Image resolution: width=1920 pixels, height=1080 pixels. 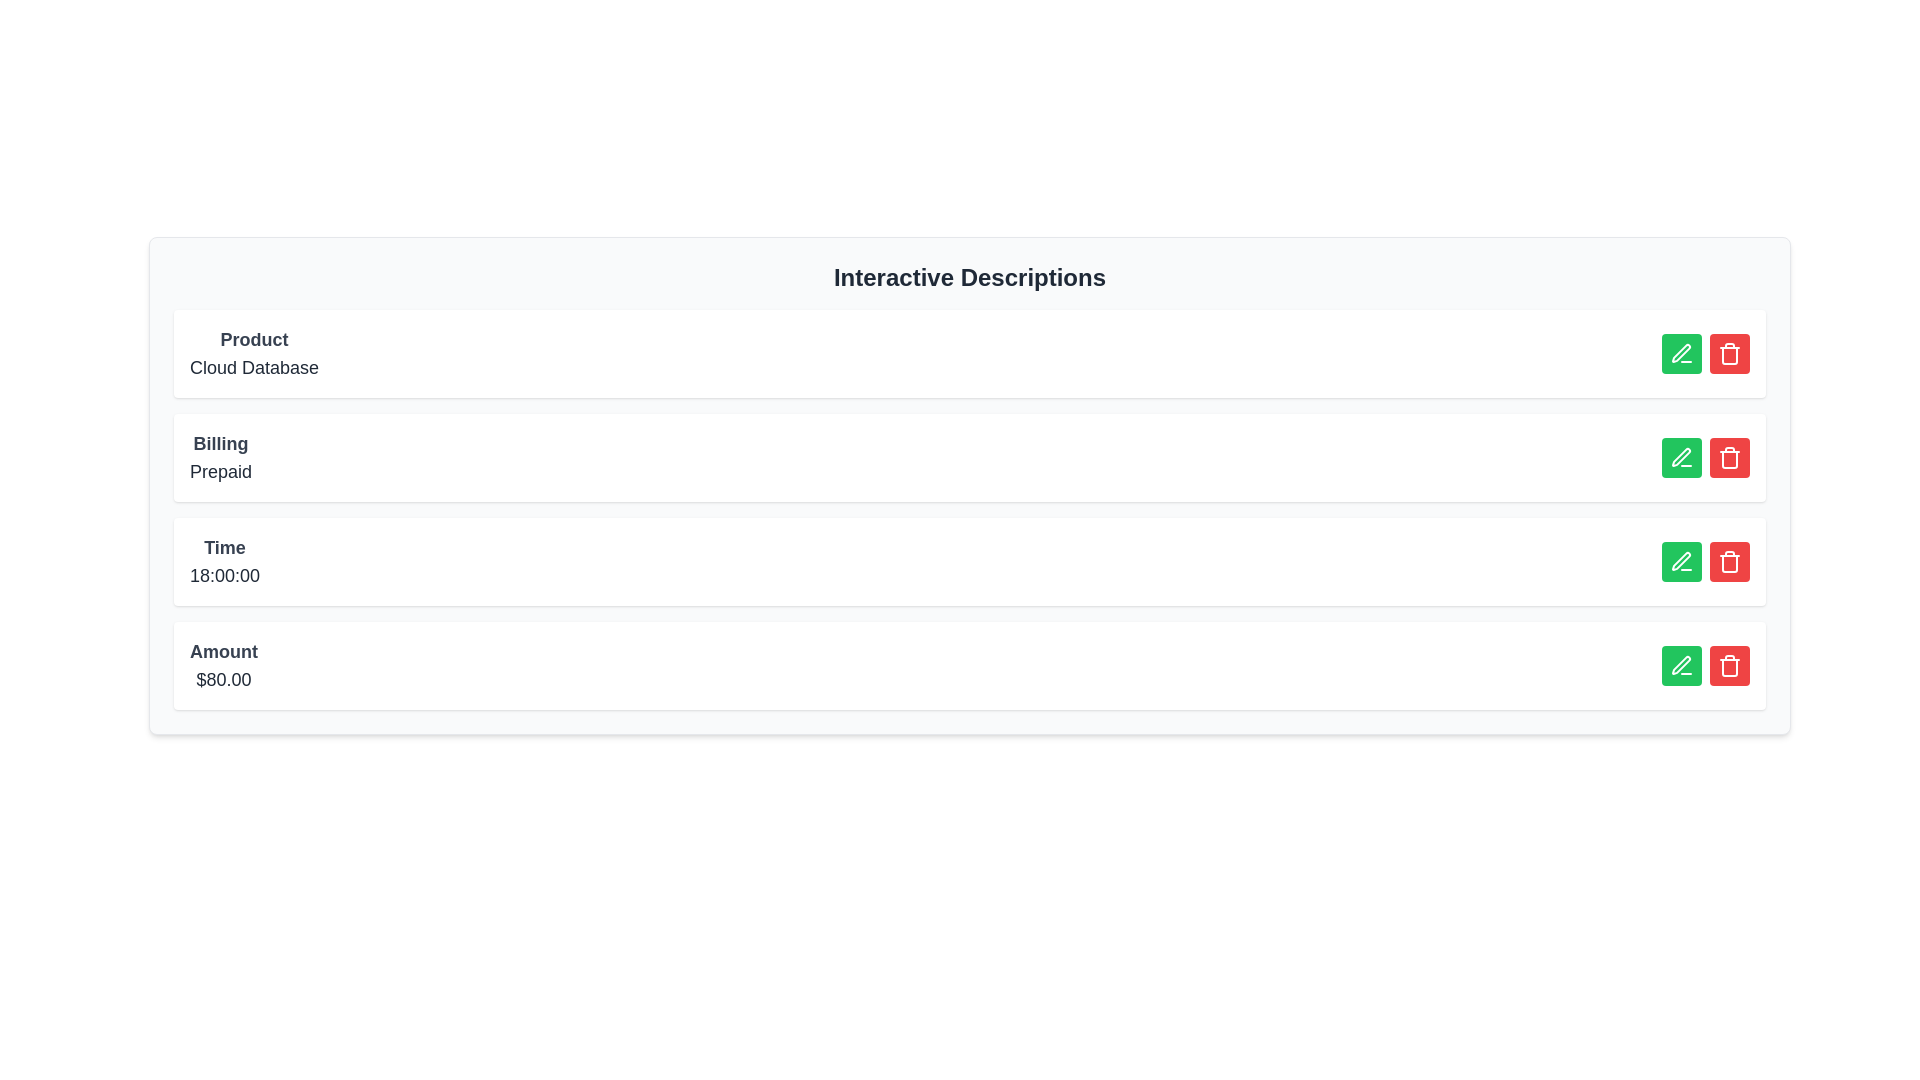 What do you see at coordinates (1728, 562) in the screenshot?
I see `the delete icon button located on the far right of the third row in the interactive description section` at bounding box center [1728, 562].